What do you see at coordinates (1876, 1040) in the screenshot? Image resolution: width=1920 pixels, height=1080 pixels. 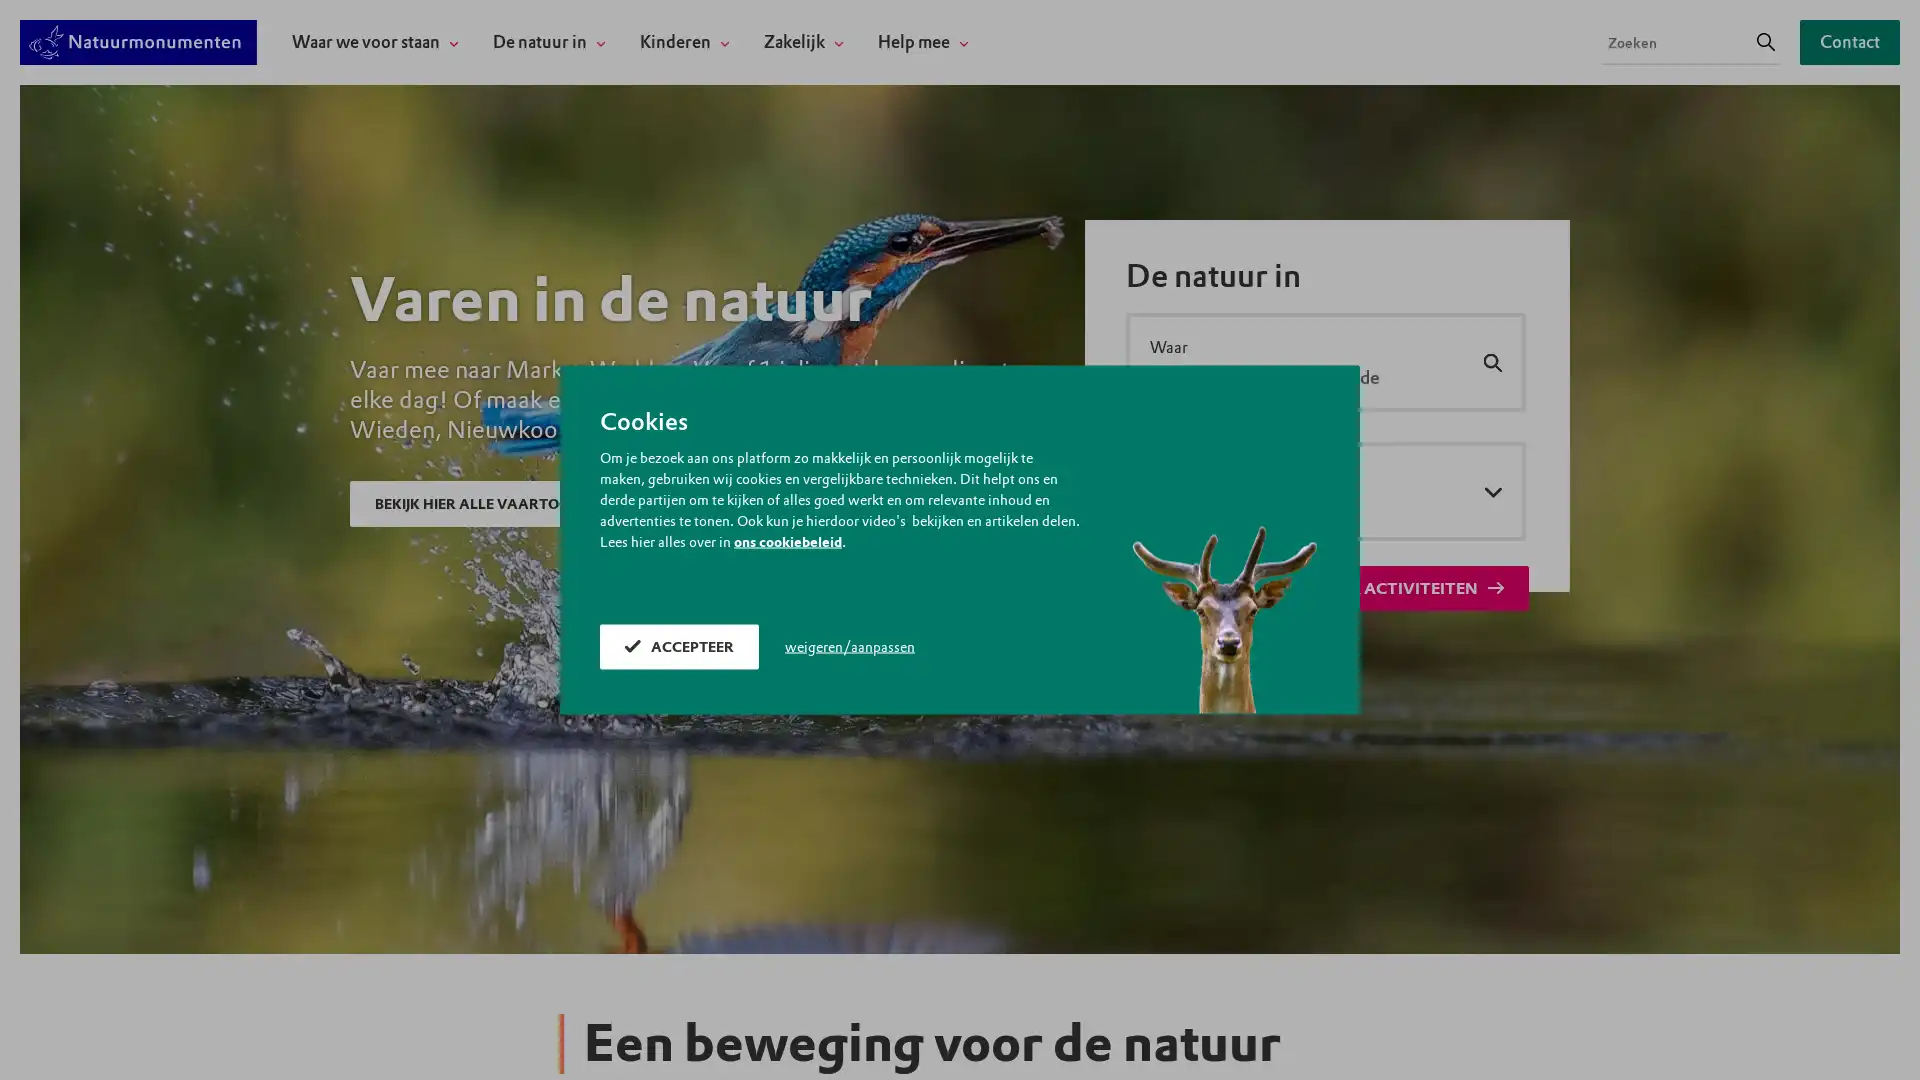 I see `Scroll to top` at bounding box center [1876, 1040].